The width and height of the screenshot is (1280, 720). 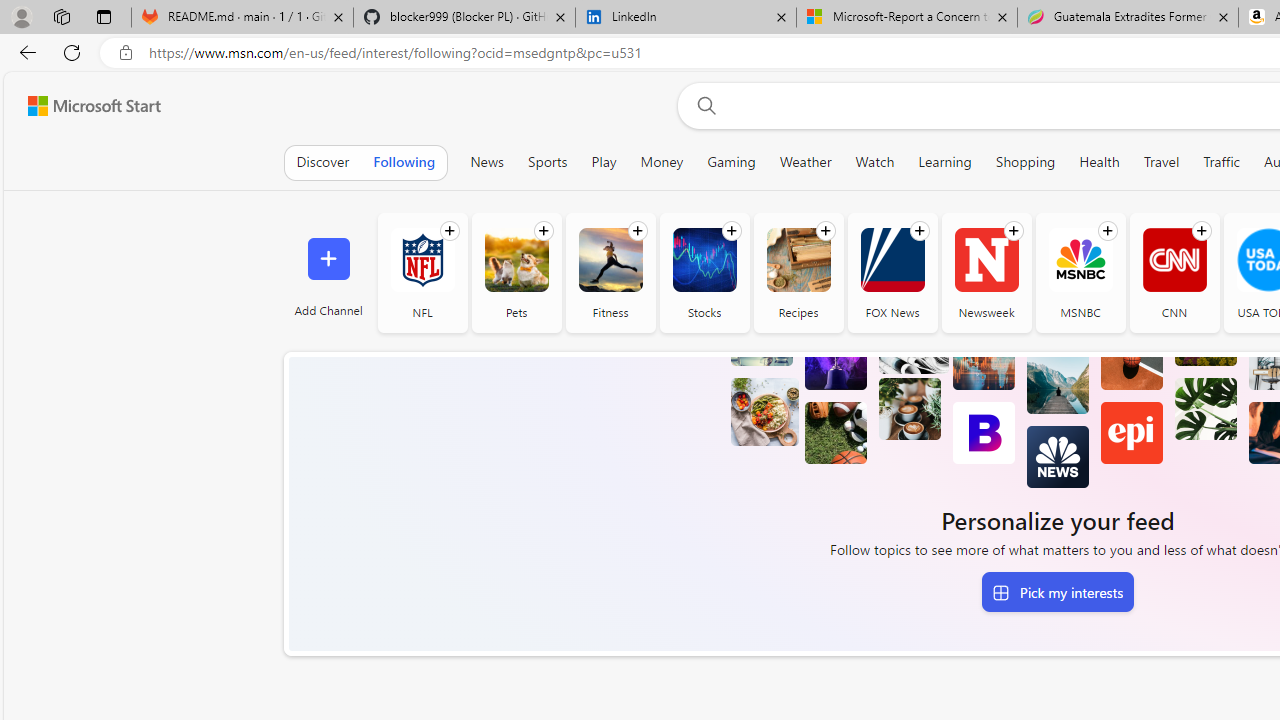 What do you see at coordinates (704, 272) in the screenshot?
I see `'Stocks'` at bounding box center [704, 272].